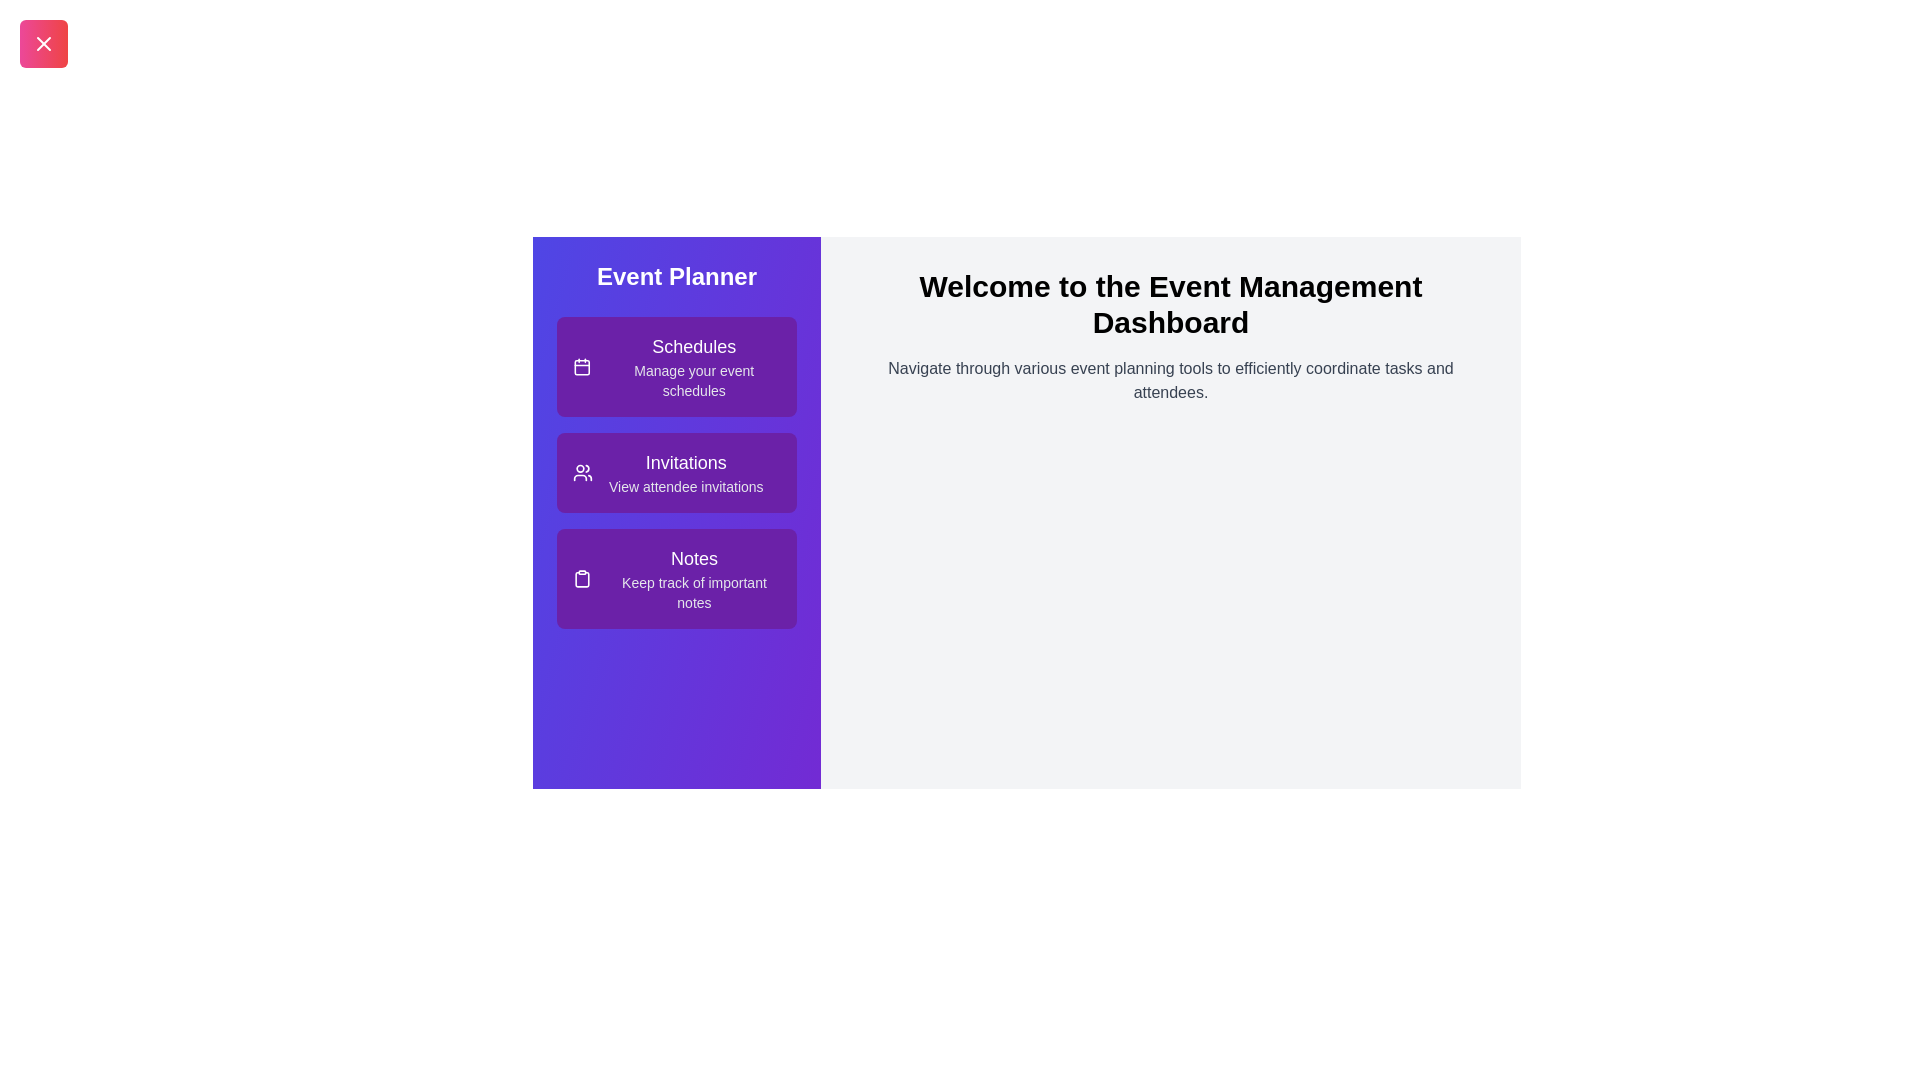 This screenshot has width=1920, height=1080. I want to click on the 'Schedules' item in the EventPlannerDrawer component, so click(676, 366).